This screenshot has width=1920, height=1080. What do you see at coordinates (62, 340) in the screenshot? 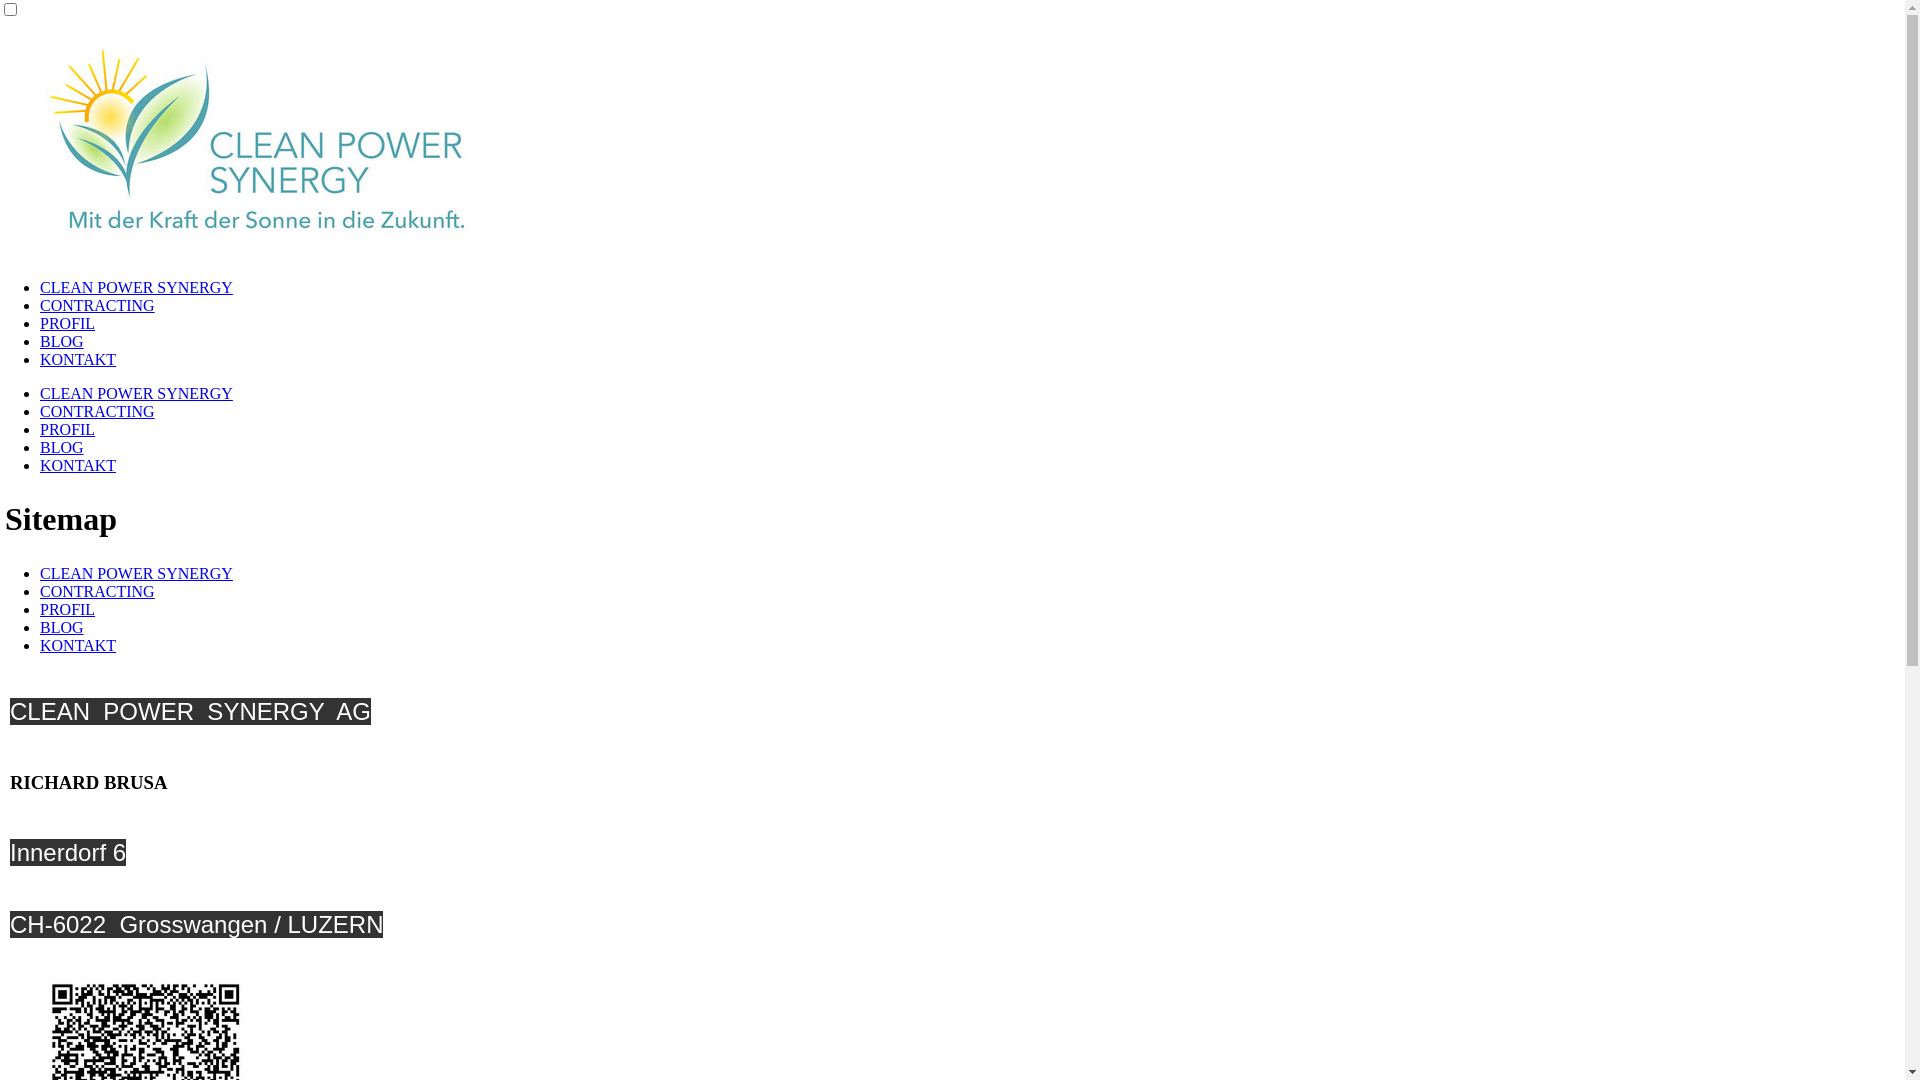
I see `'BLOG'` at bounding box center [62, 340].